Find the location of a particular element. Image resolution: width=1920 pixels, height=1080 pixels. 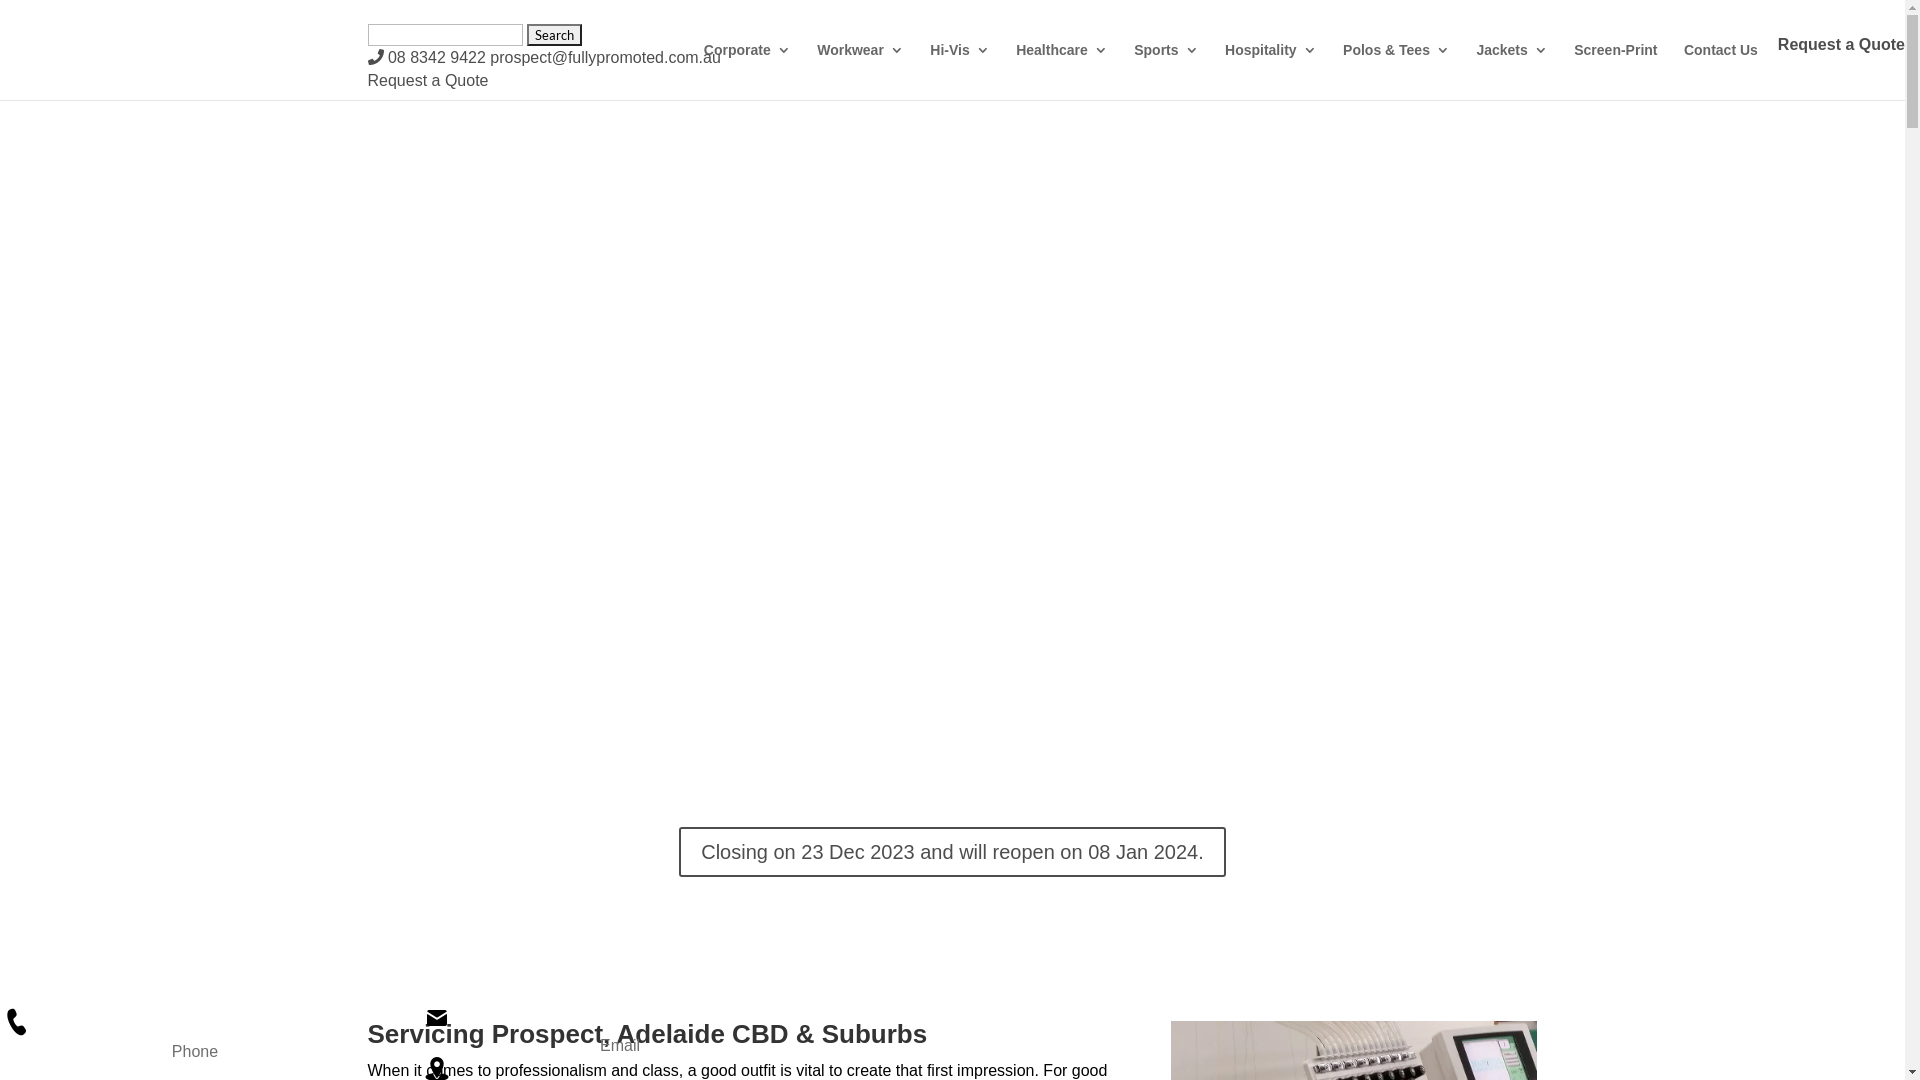

'Search' is located at coordinates (554, 34).